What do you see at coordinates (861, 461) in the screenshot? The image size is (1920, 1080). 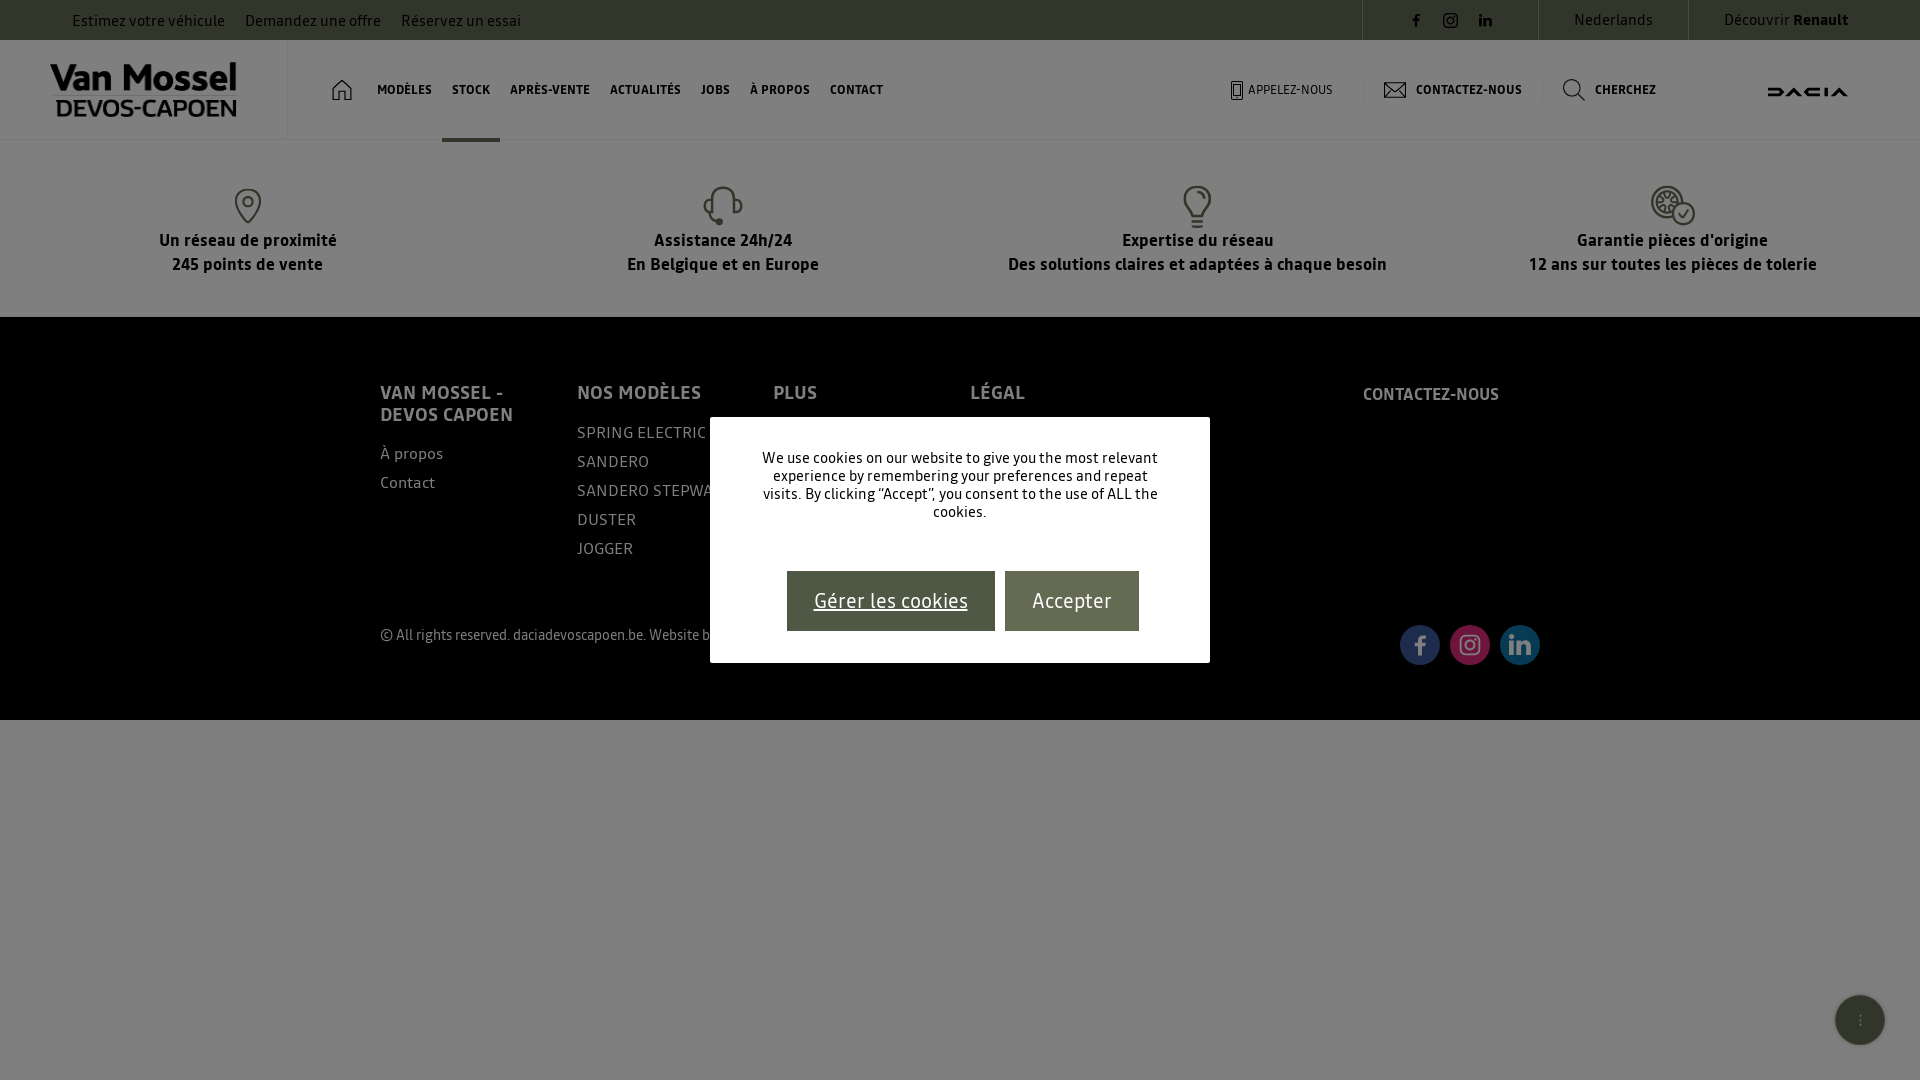 I see `'Configurateur'` at bounding box center [861, 461].